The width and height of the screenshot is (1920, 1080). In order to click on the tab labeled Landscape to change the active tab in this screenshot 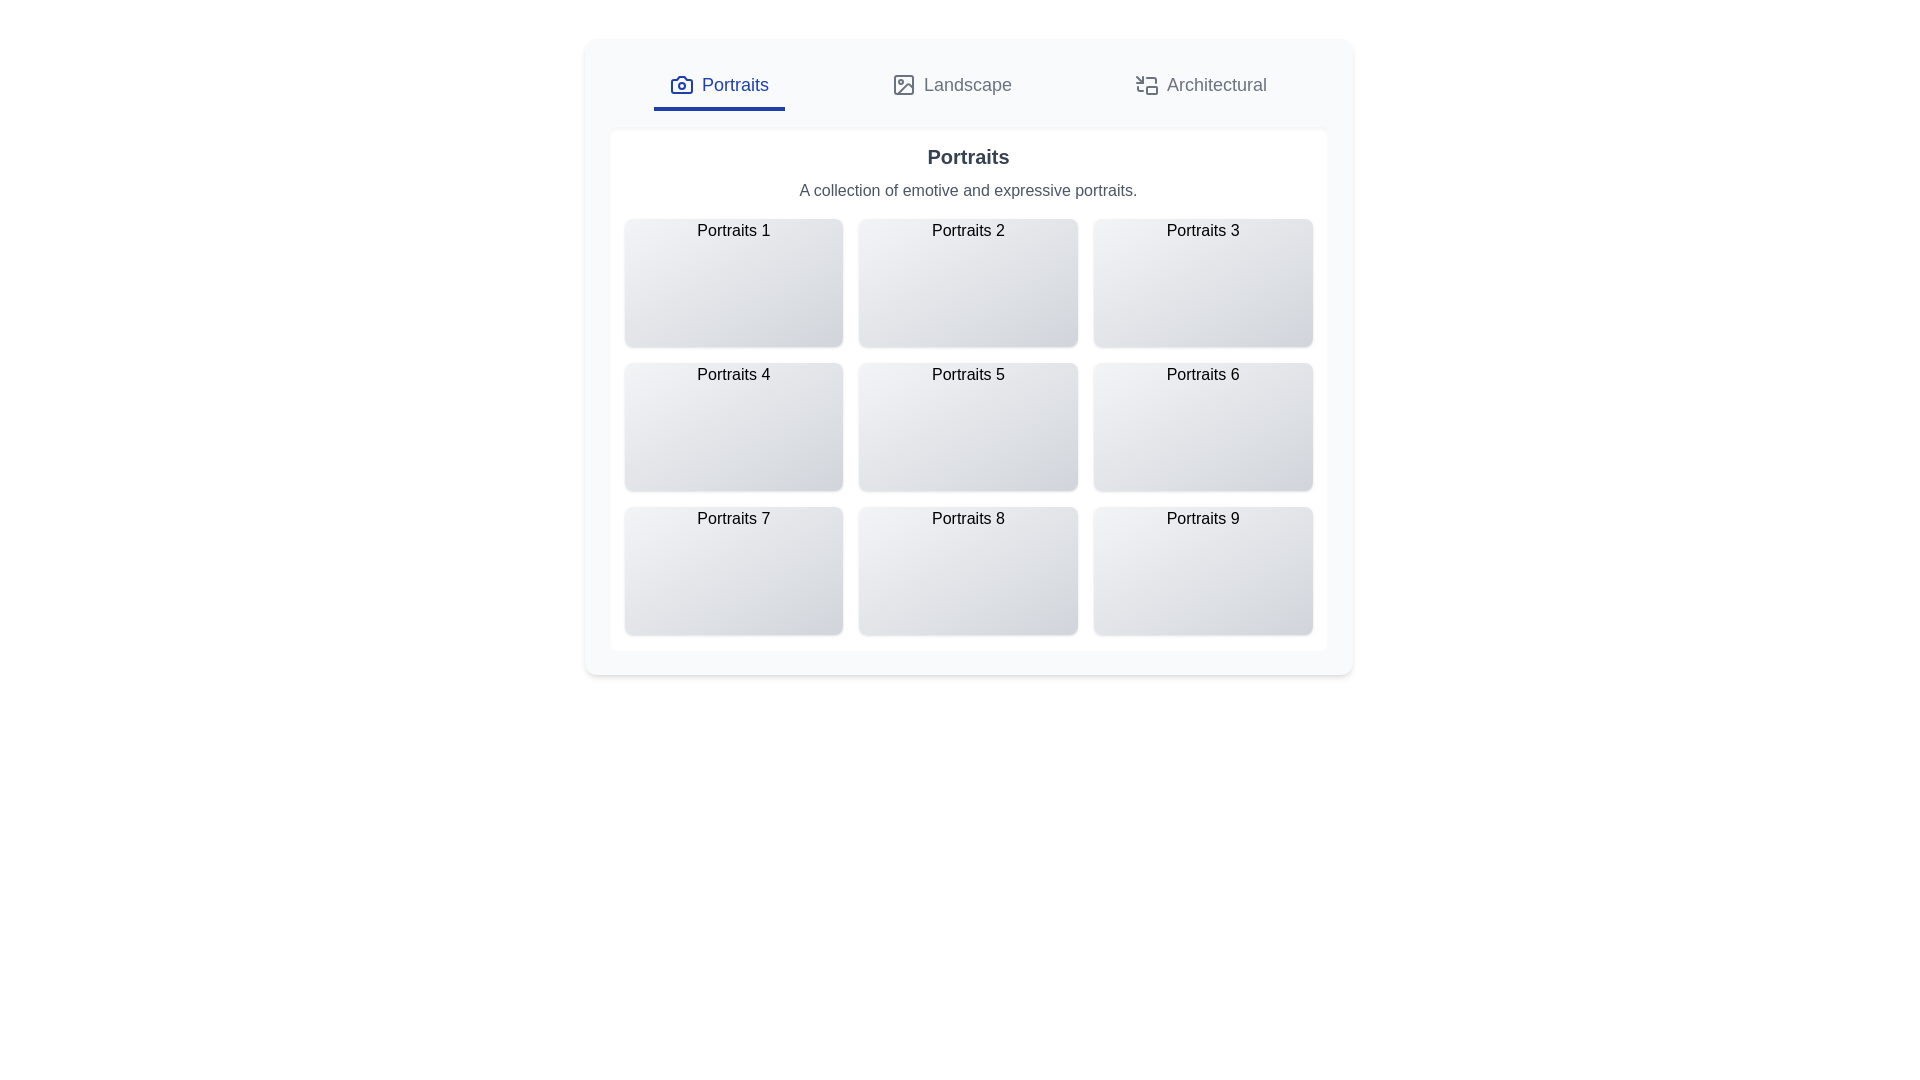, I will do `click(949, 86)`.